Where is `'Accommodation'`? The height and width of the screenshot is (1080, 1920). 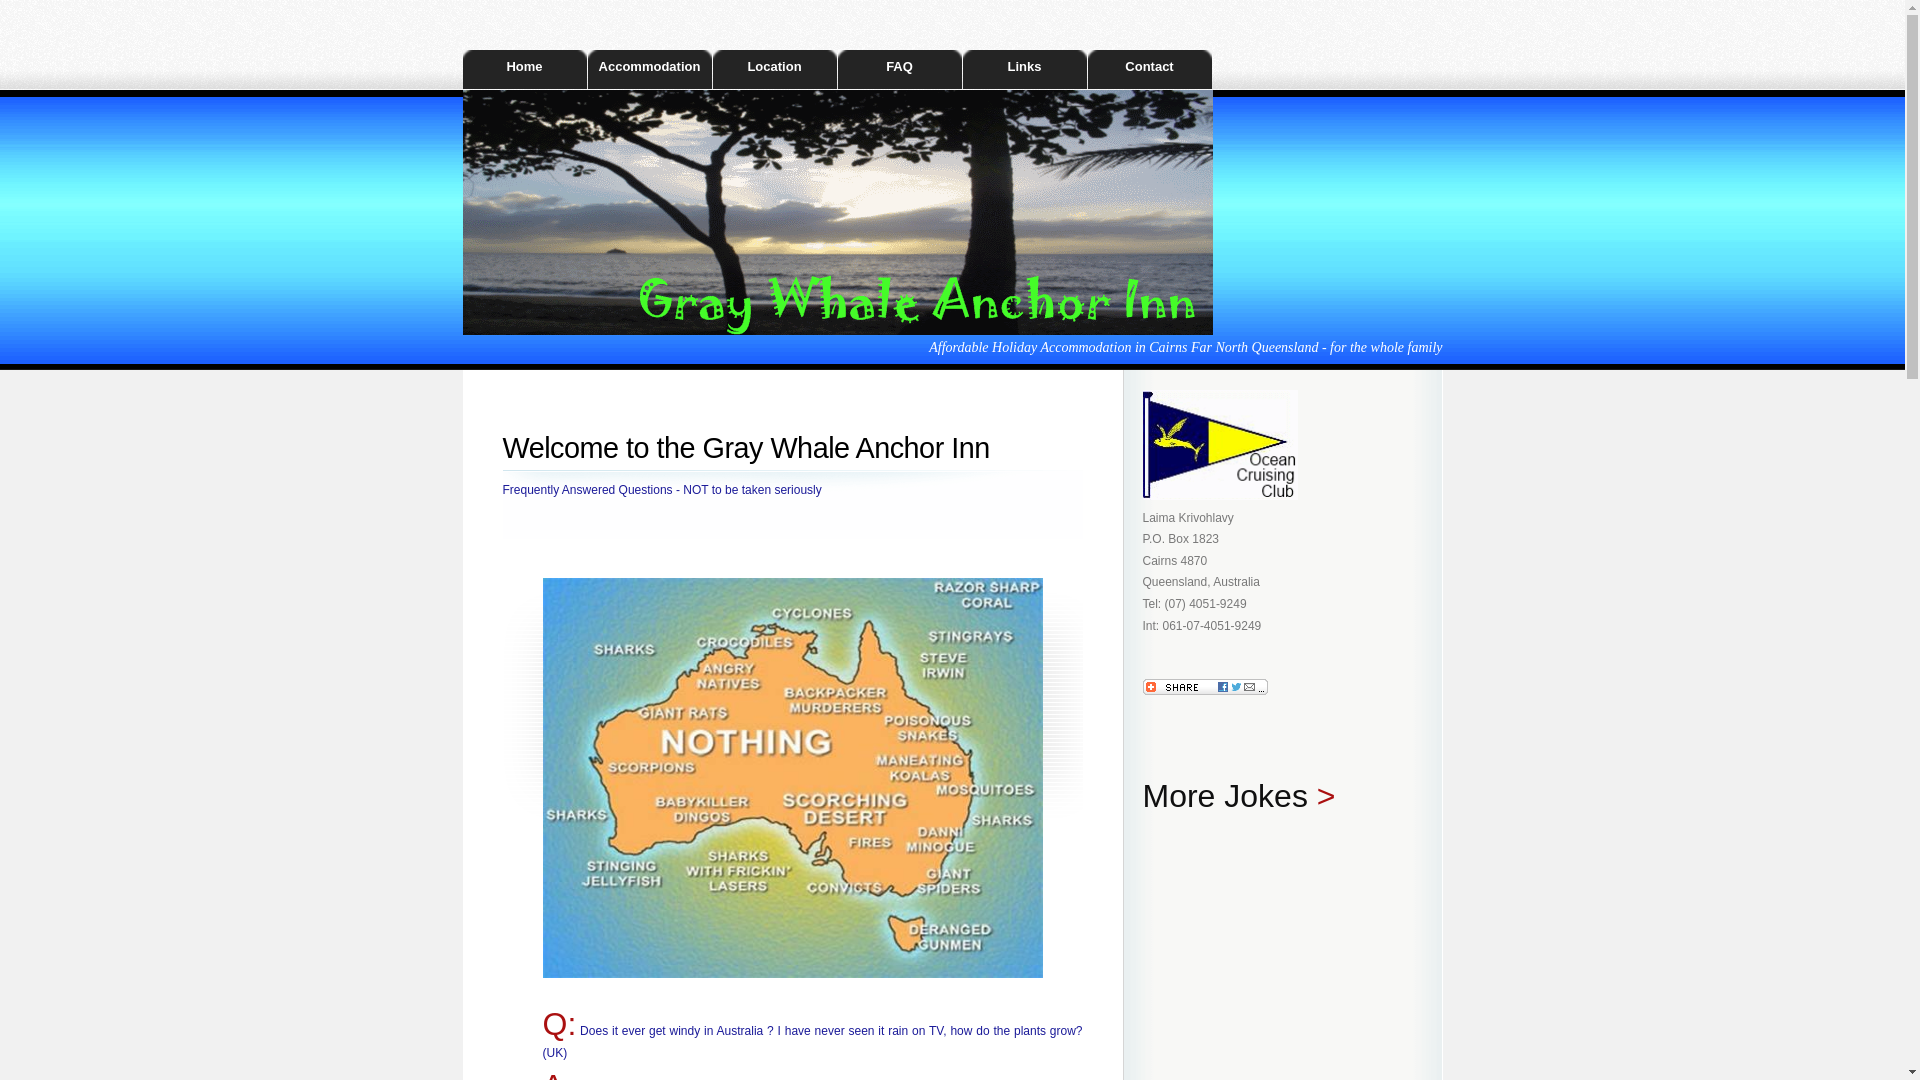 'Accommodation' is located at coordinates (649, 68).